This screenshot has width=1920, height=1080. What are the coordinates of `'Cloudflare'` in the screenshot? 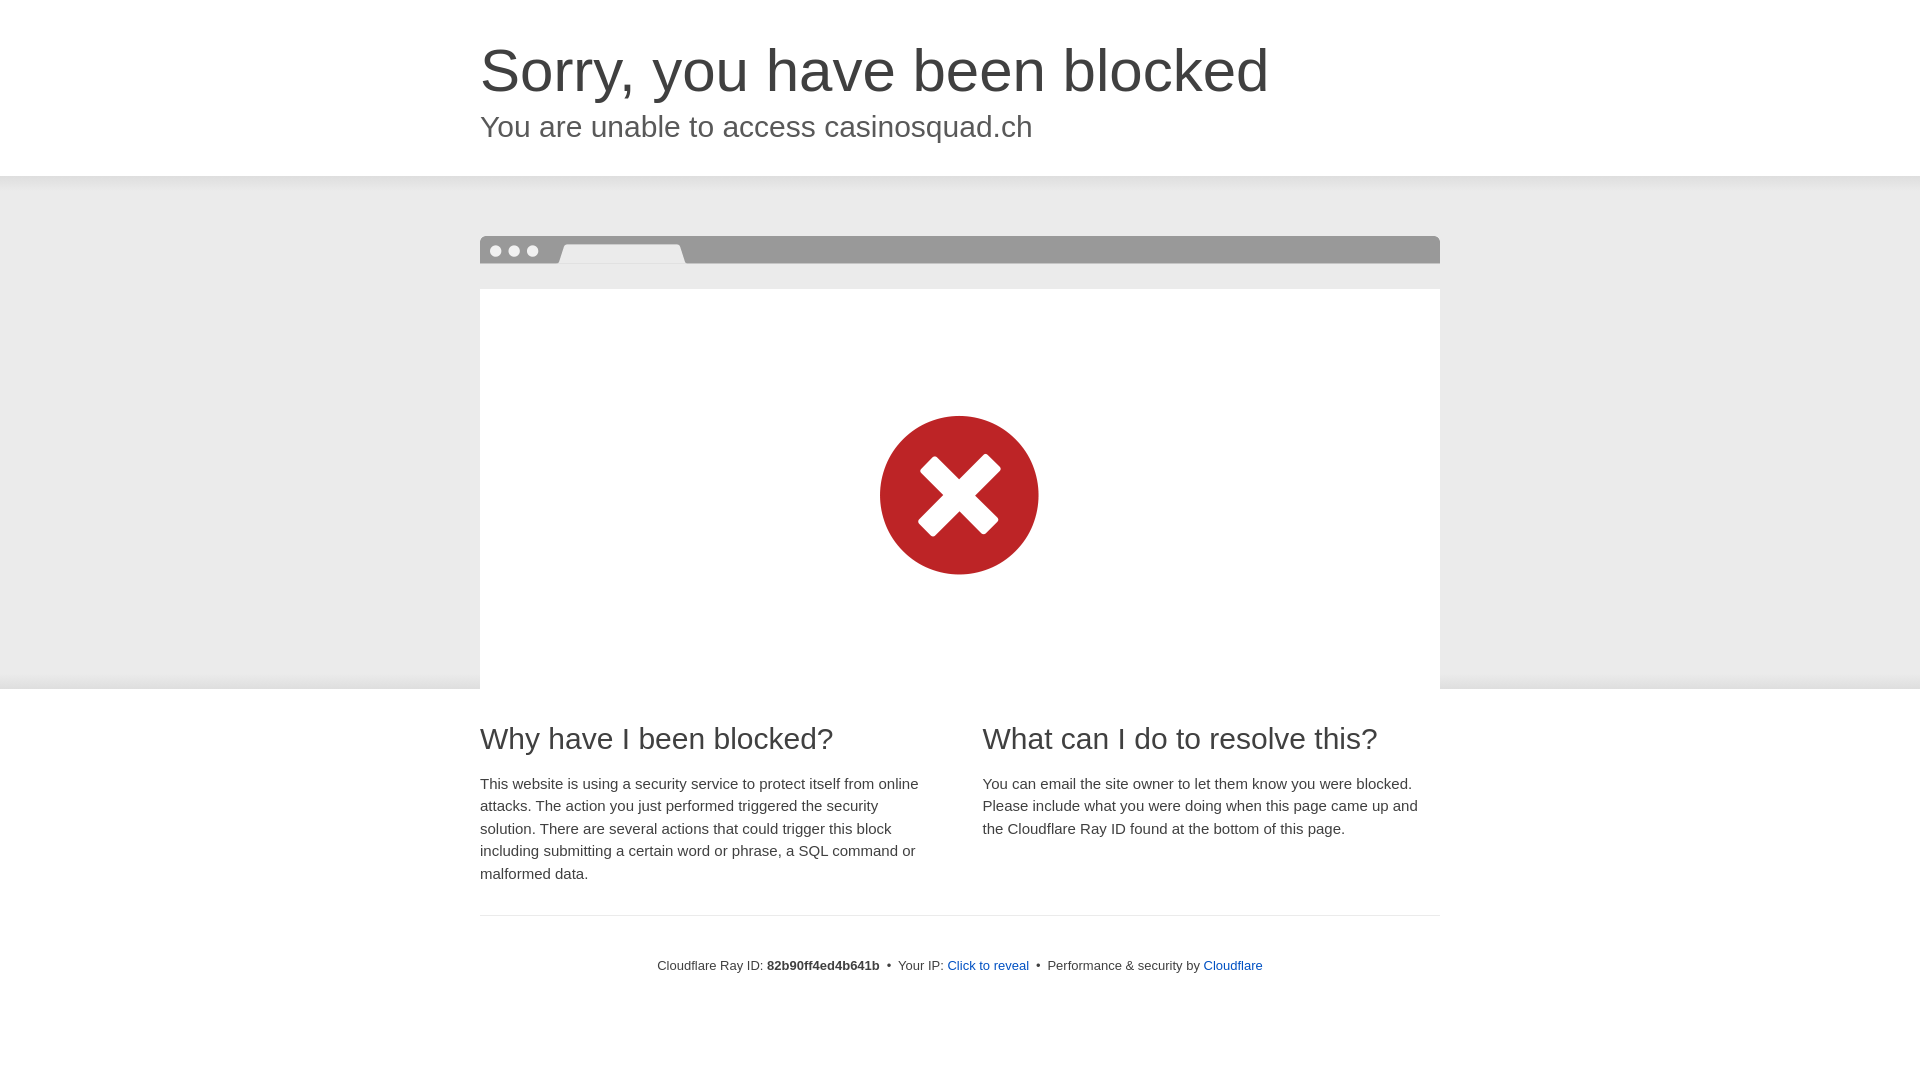 It's located at (1232, 964).